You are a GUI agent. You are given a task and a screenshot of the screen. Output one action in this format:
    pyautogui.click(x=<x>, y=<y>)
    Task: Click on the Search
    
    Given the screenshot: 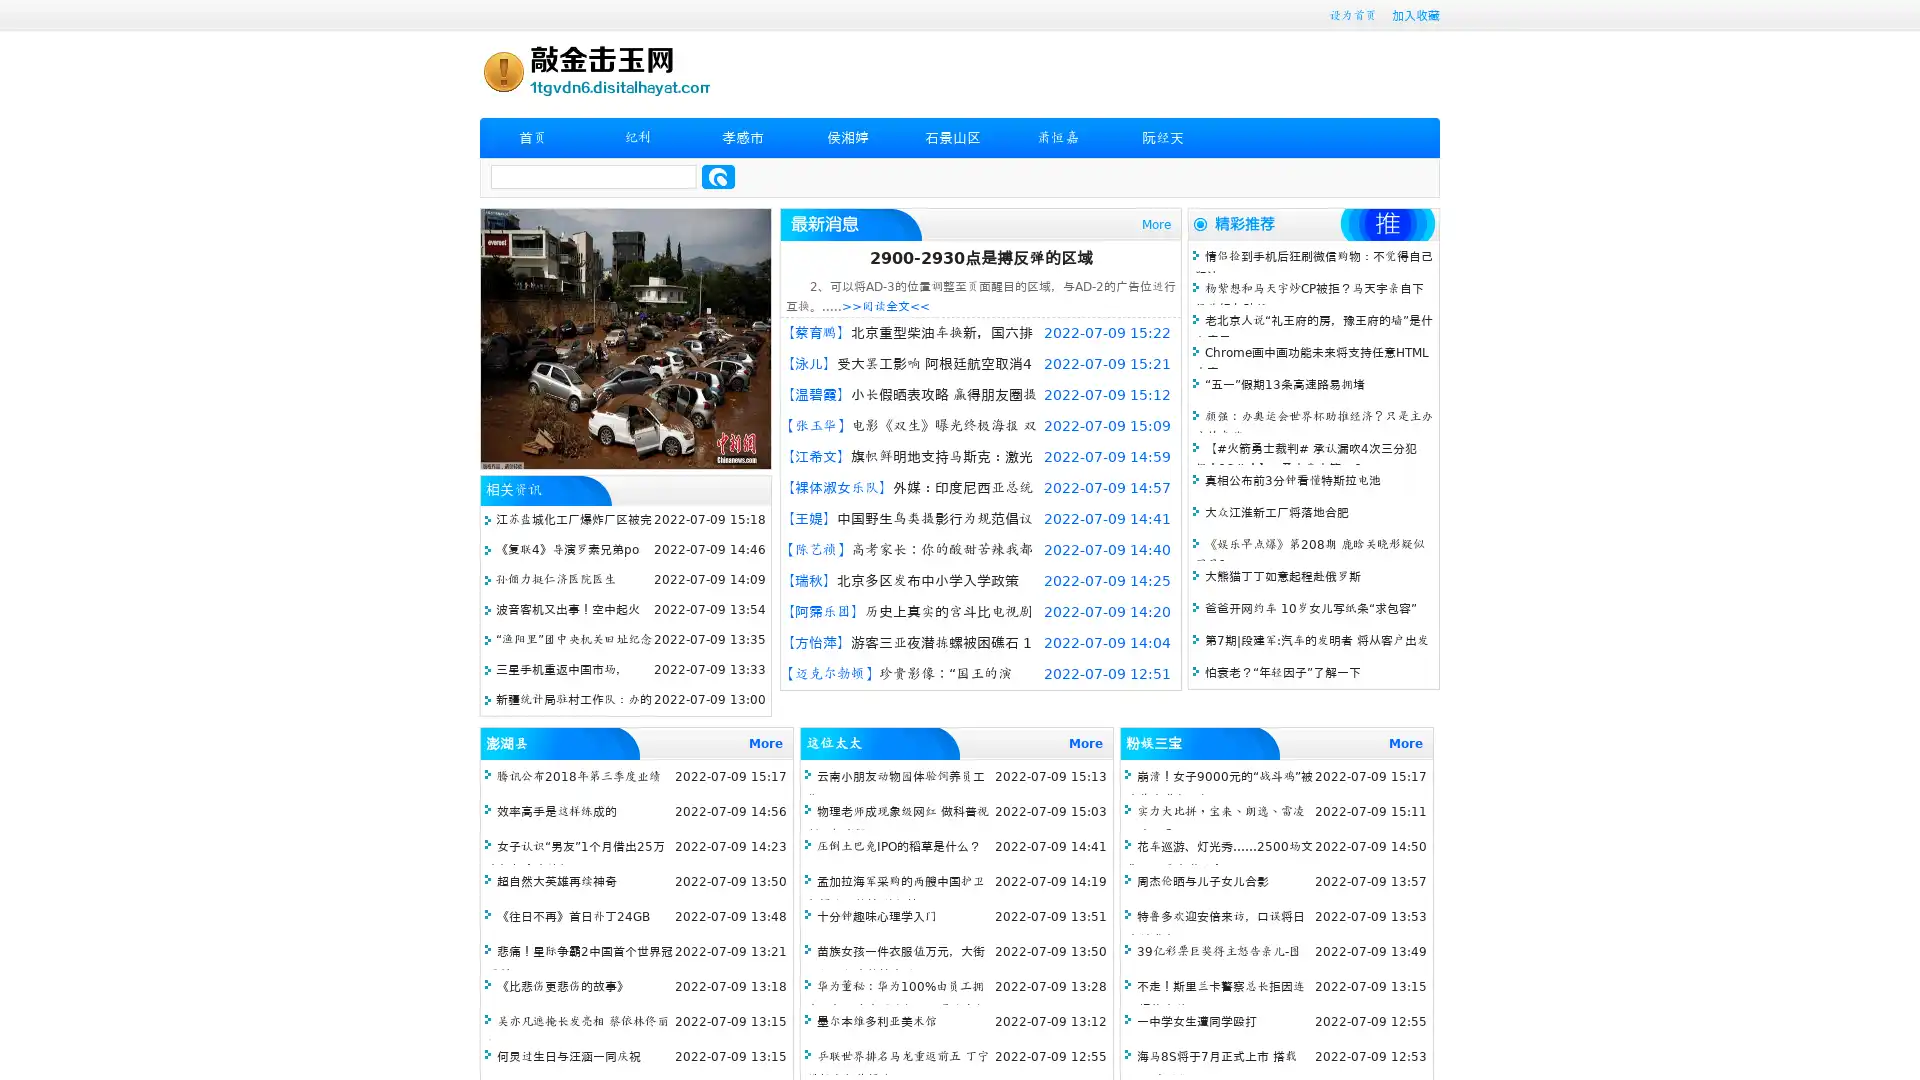 What is the action you would take?
    pyautogui.click(x=718, y=176)
    